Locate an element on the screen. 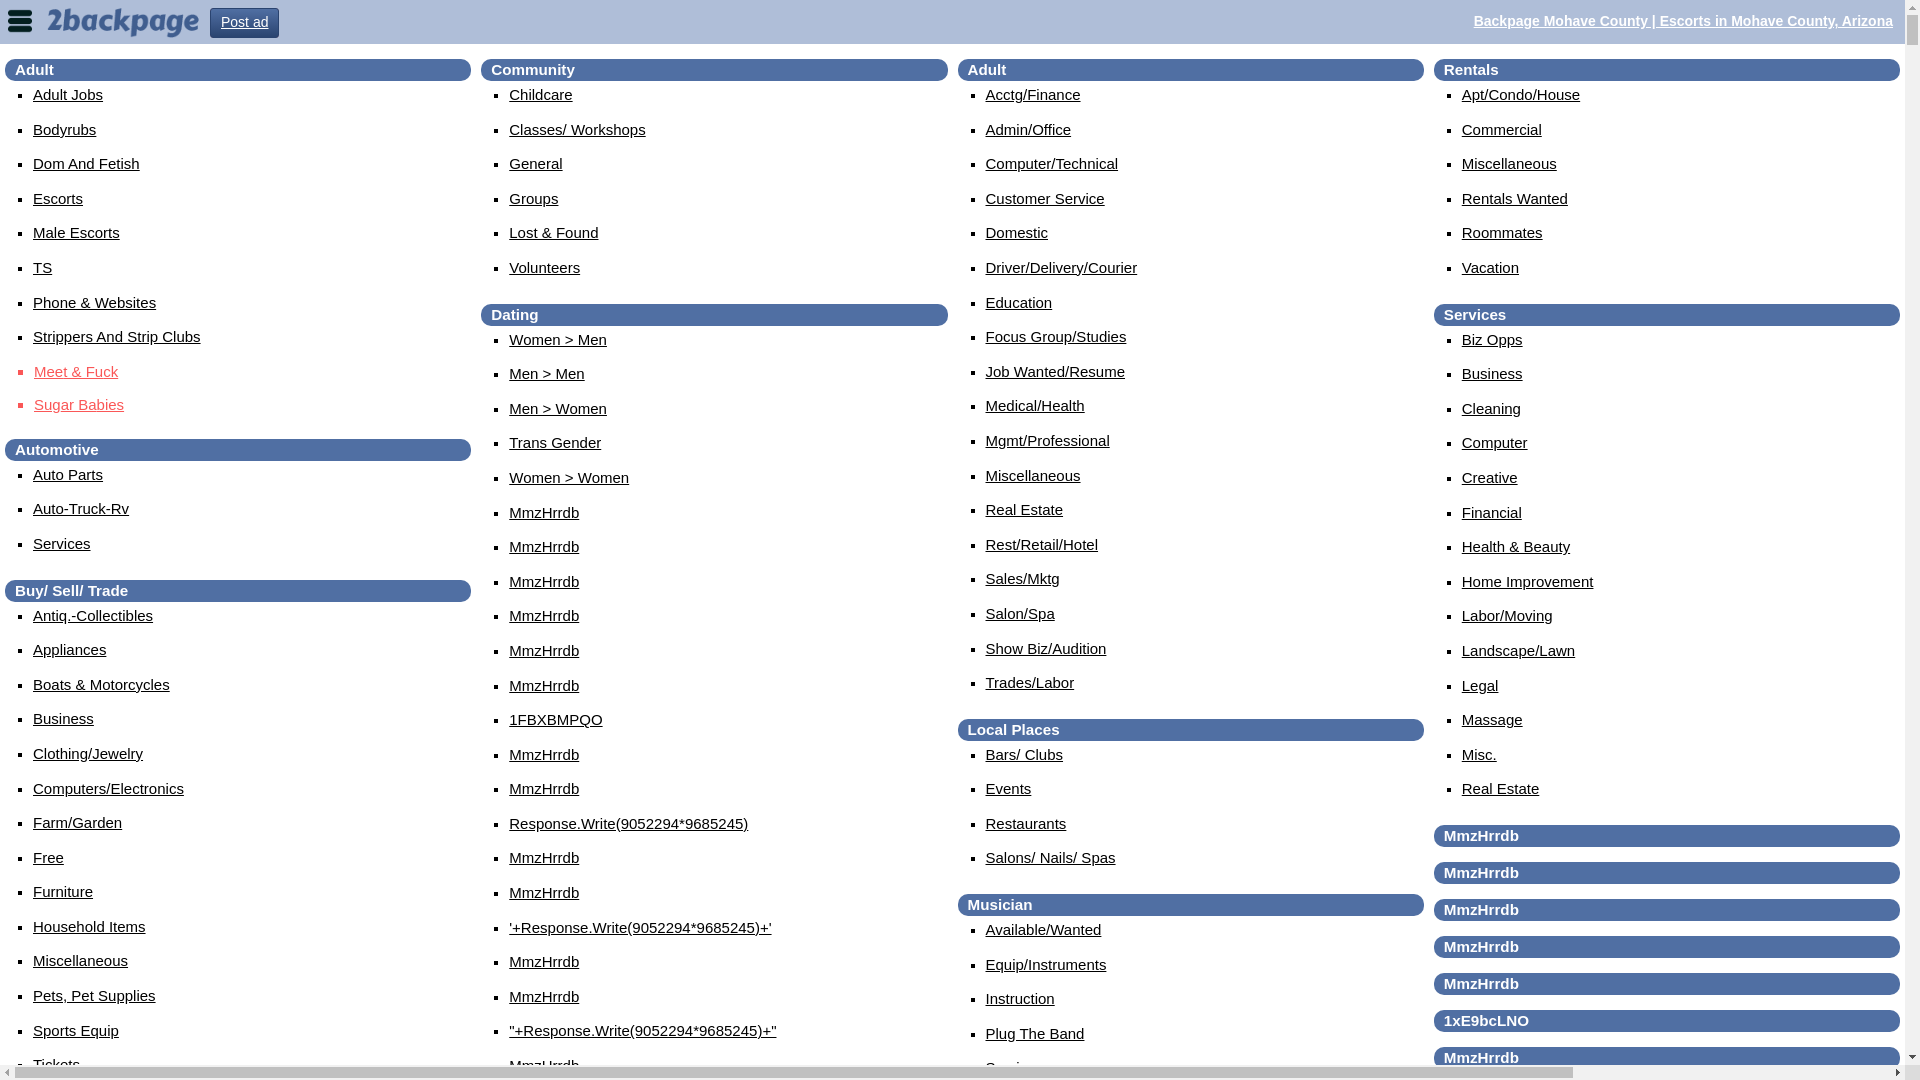  'Computer' is located at coordinates (1494, 441).